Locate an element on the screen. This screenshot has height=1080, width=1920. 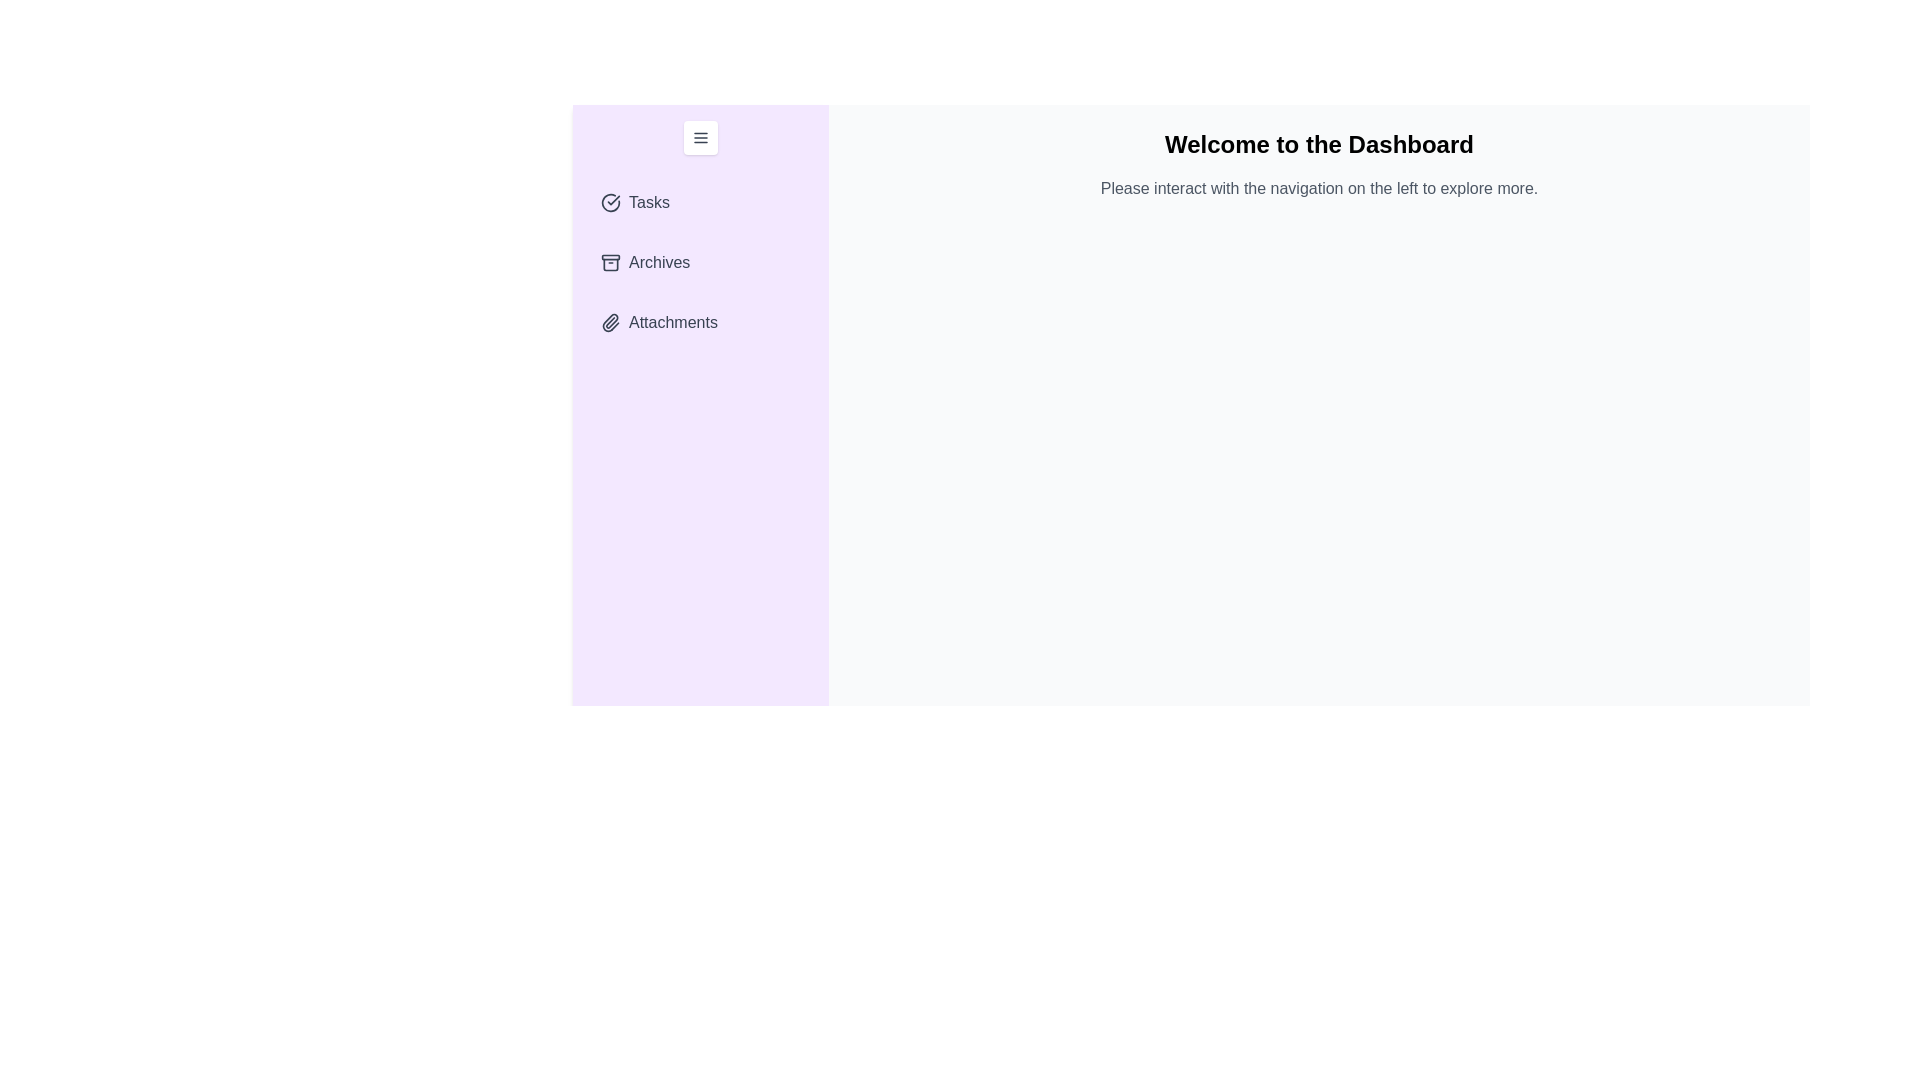
the placeholder text in the main content area to interact with it is located at coordinates (1319, 189).